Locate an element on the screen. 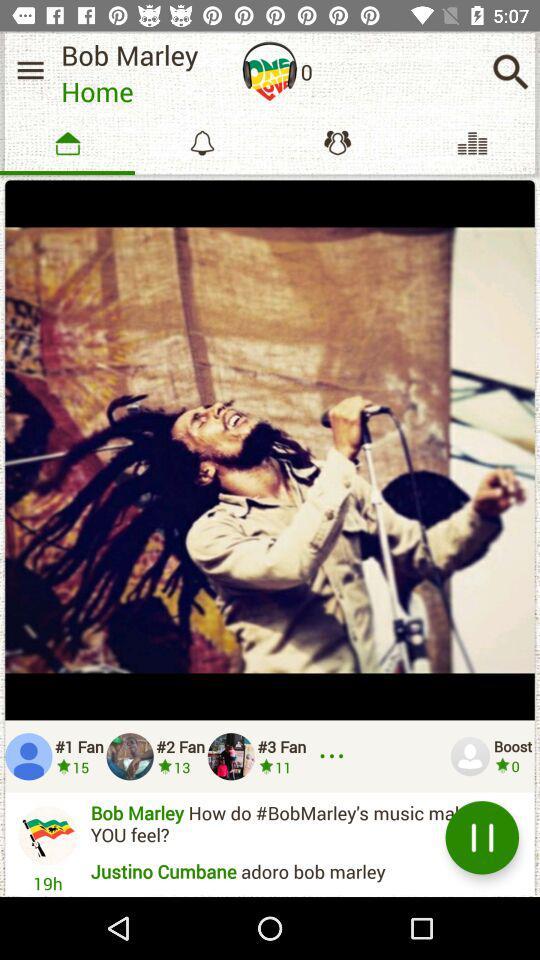 The height and width of the screenshot is (960, 540). the item above bob marley how is located at coordinates (335, 755).